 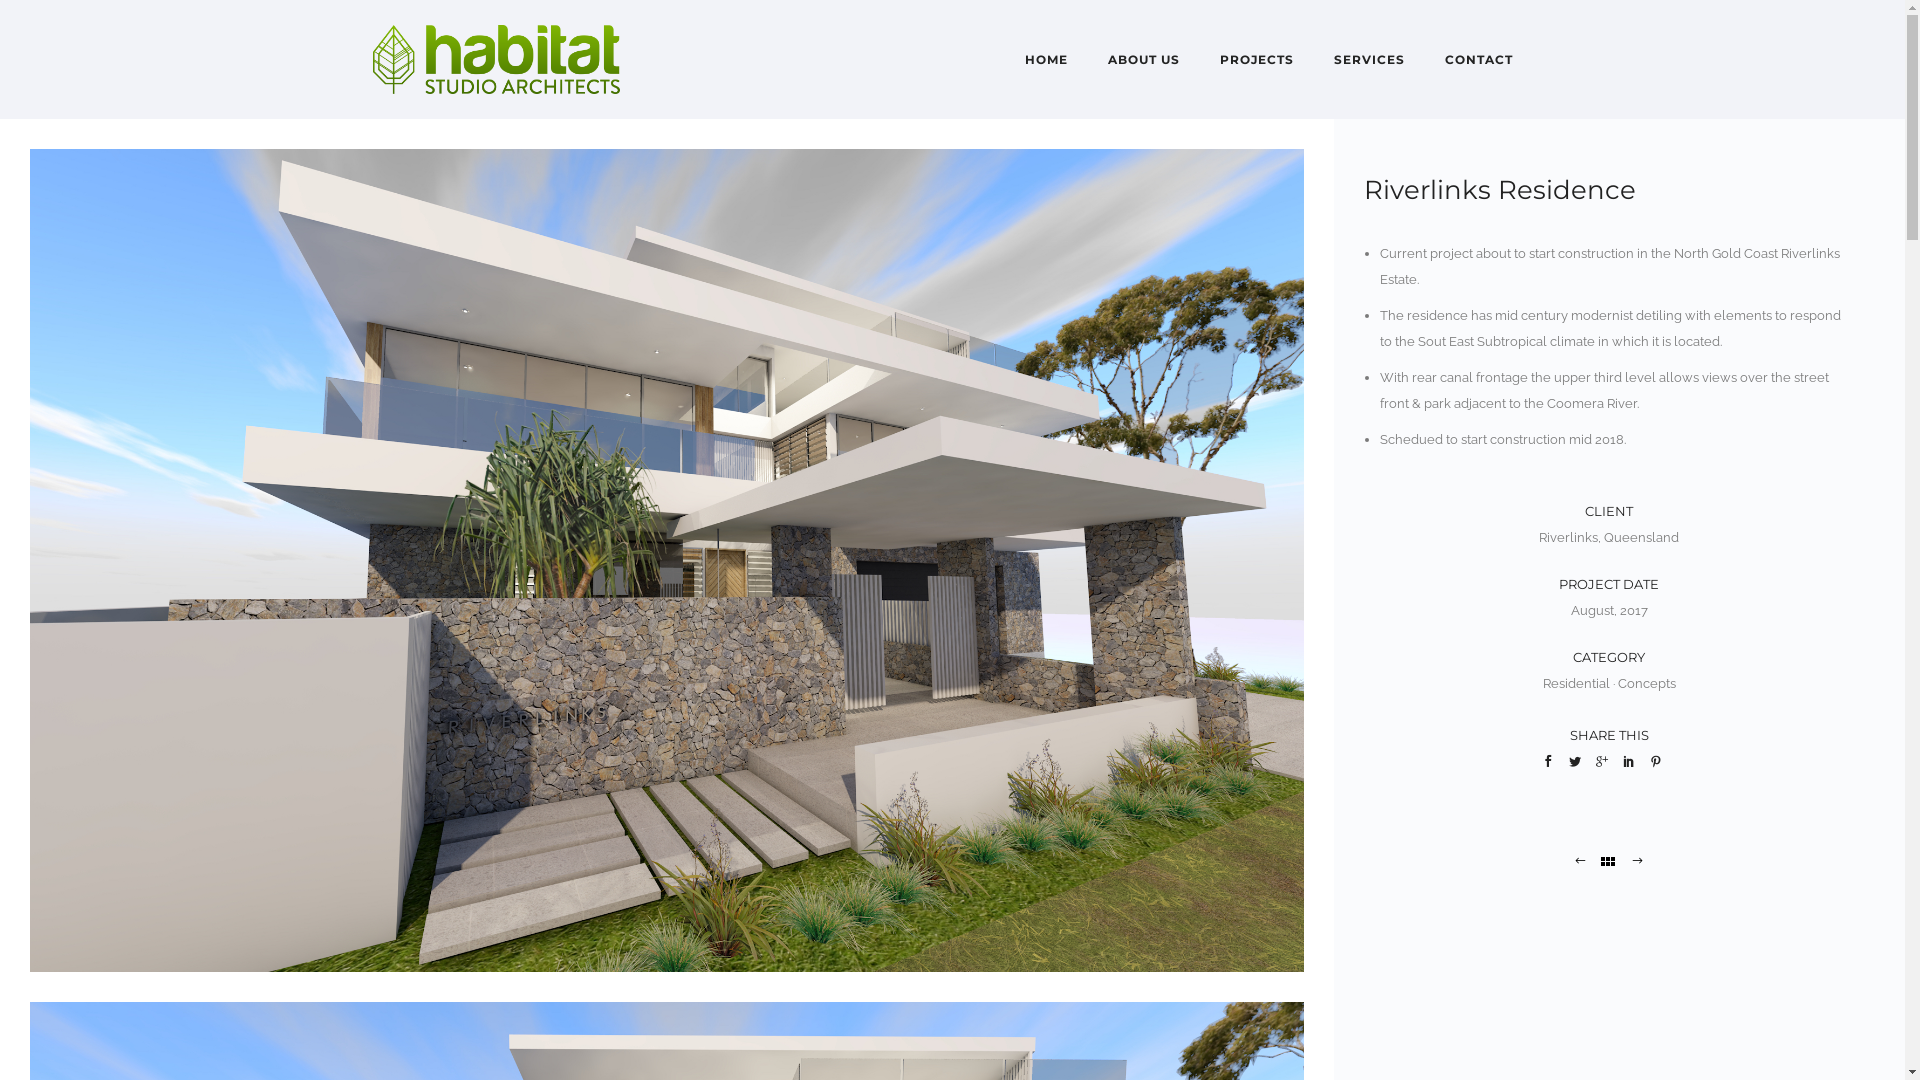 I want to click on 'Mt Whitsunday Concept', so click(x=1637, y=861).